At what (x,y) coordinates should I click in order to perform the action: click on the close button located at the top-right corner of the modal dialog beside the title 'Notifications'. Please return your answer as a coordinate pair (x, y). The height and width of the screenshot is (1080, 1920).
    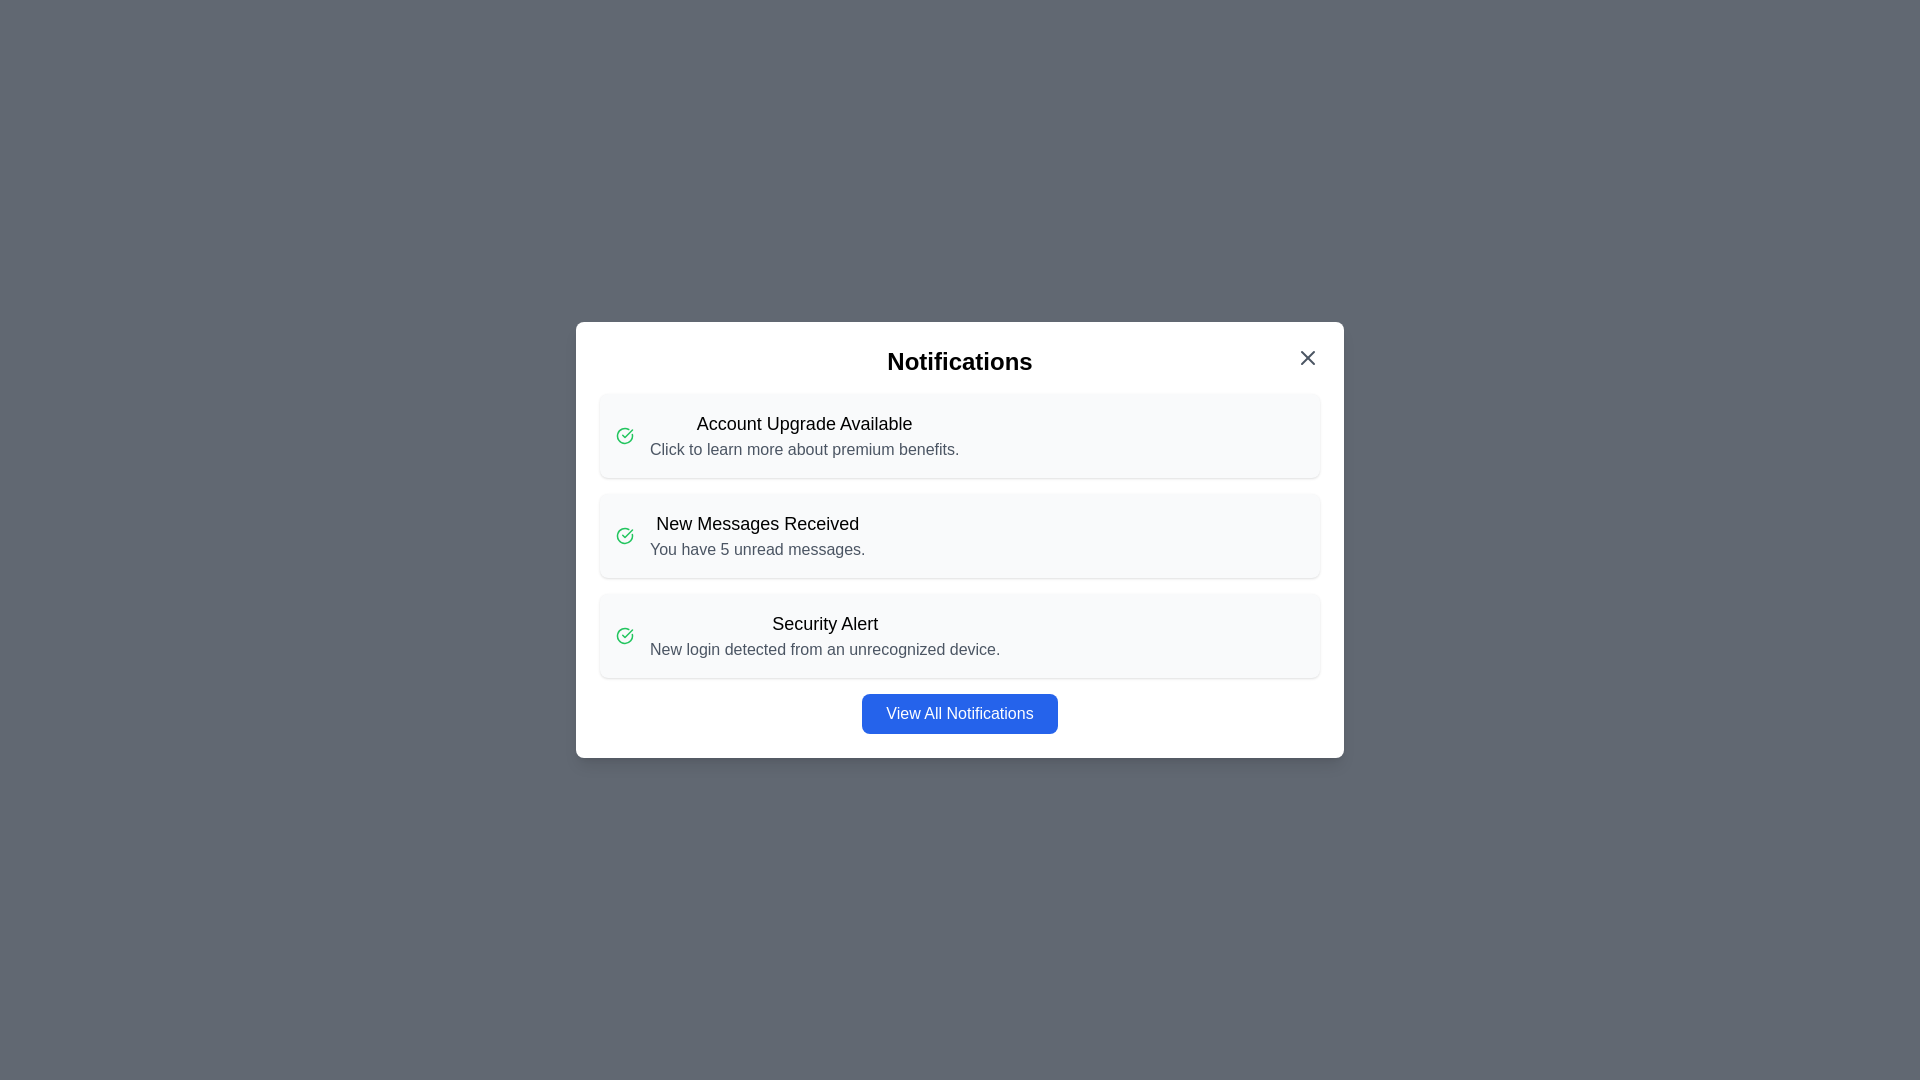
    Looking at the image, I should click on (1308, 357).